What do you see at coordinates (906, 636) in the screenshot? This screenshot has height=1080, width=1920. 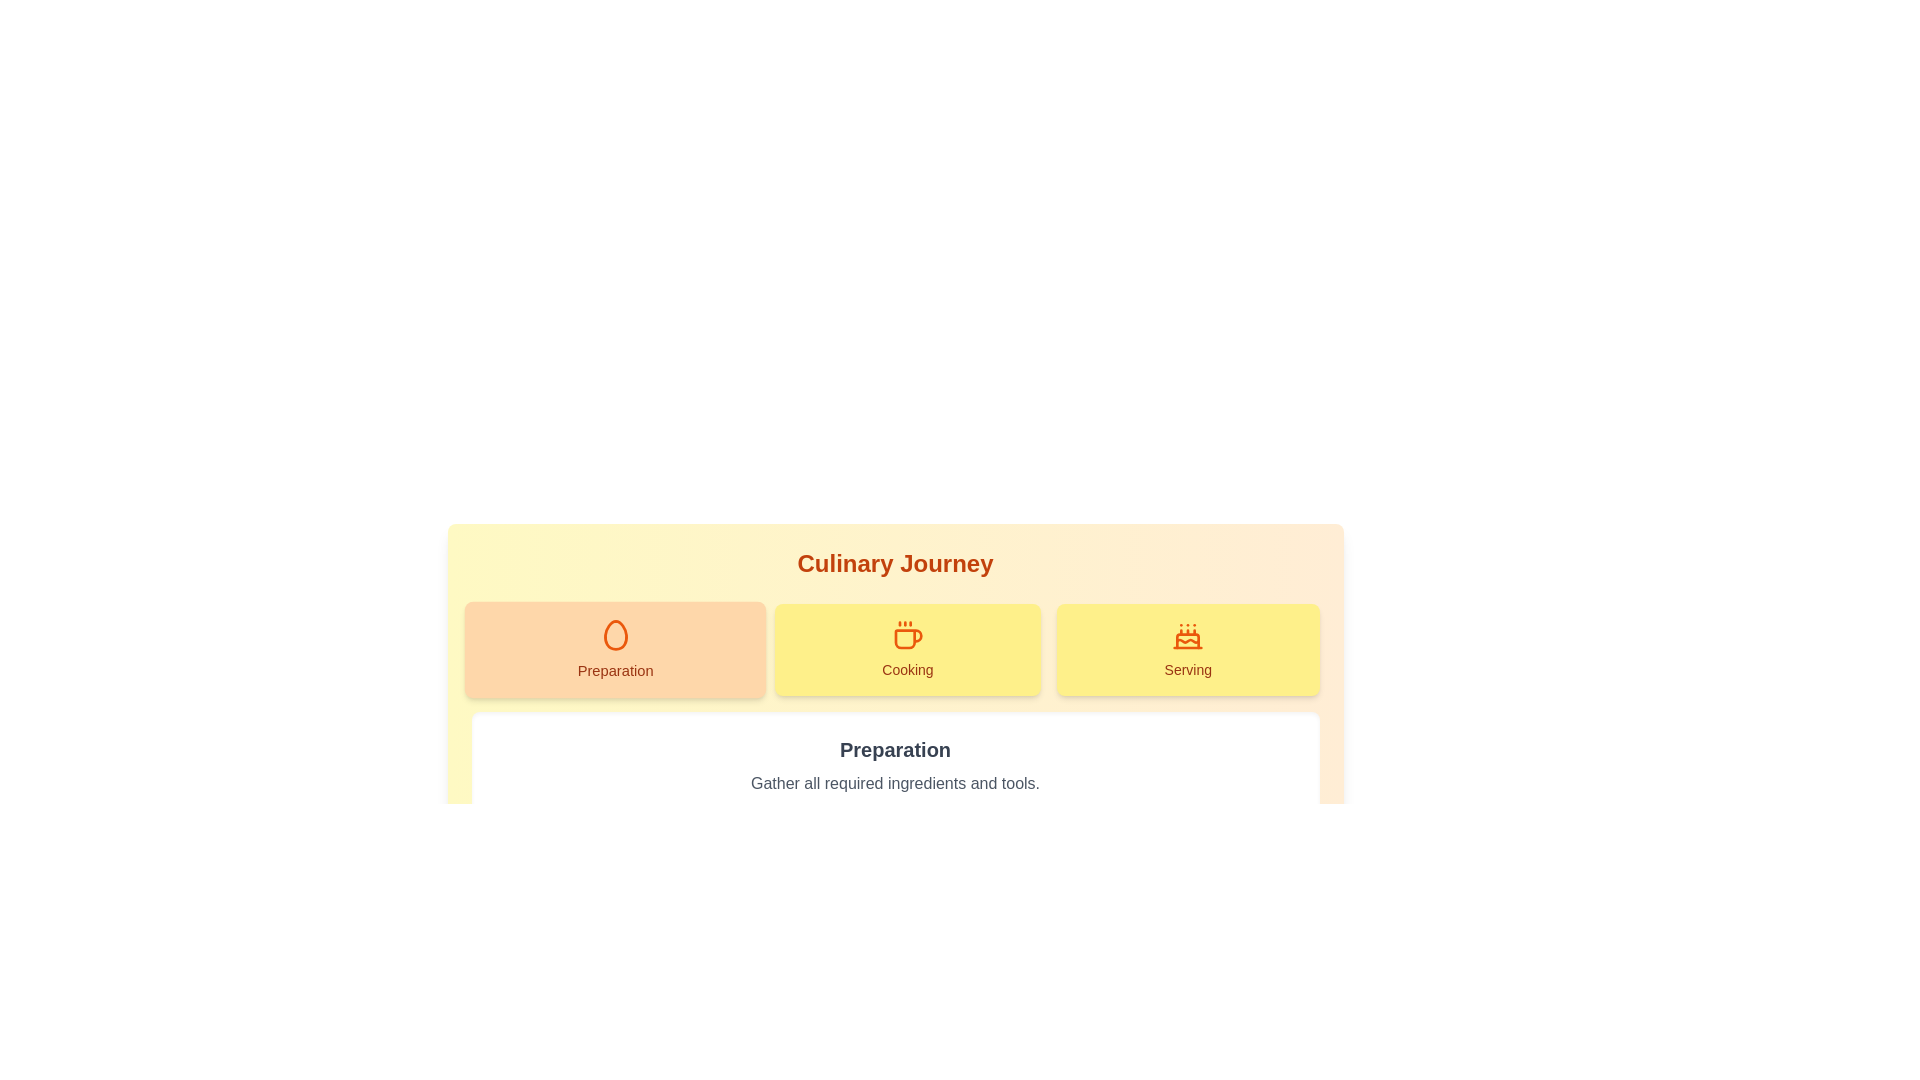 I see `the orange coffee cup icon with steam lines, located in the 'Cooking' section of the interface` at bounding box center [906, 636].